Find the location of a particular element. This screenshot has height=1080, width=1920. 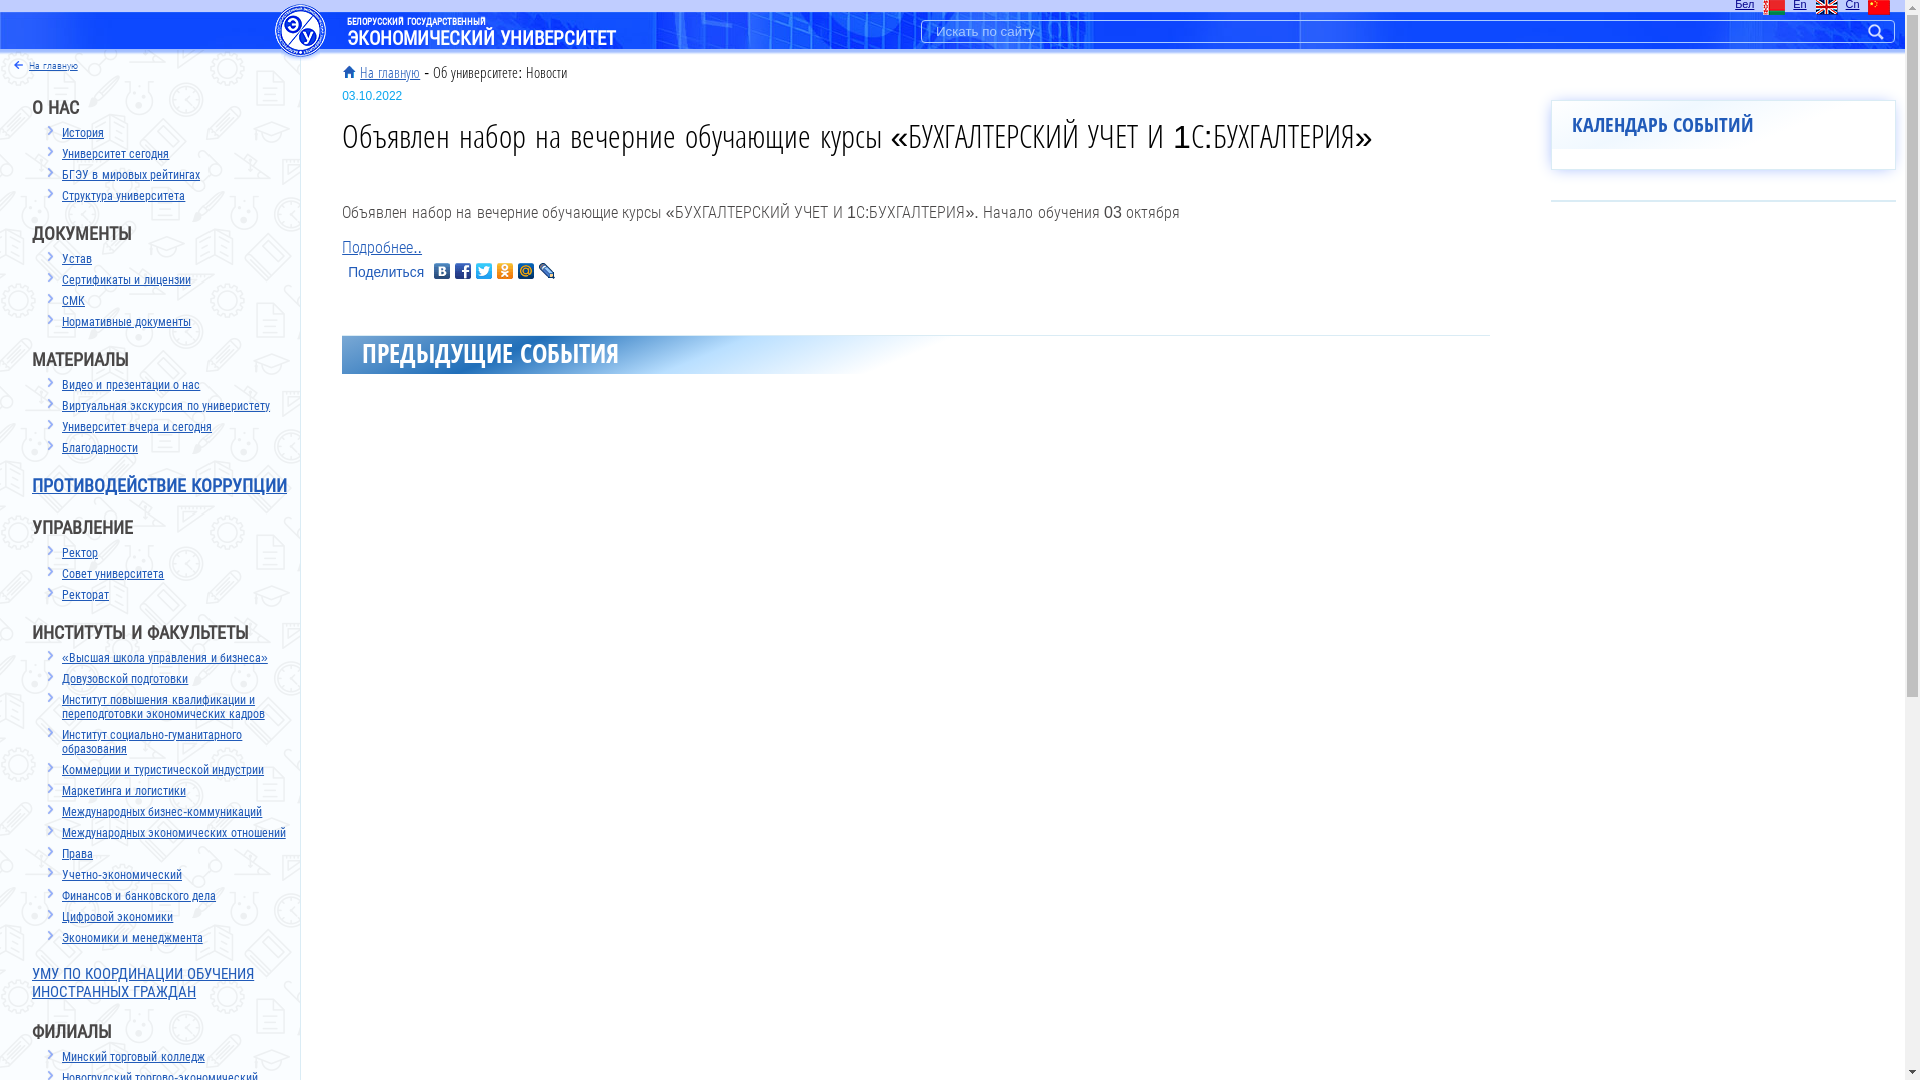

'Facebook' is located at coordinates (462, 270).